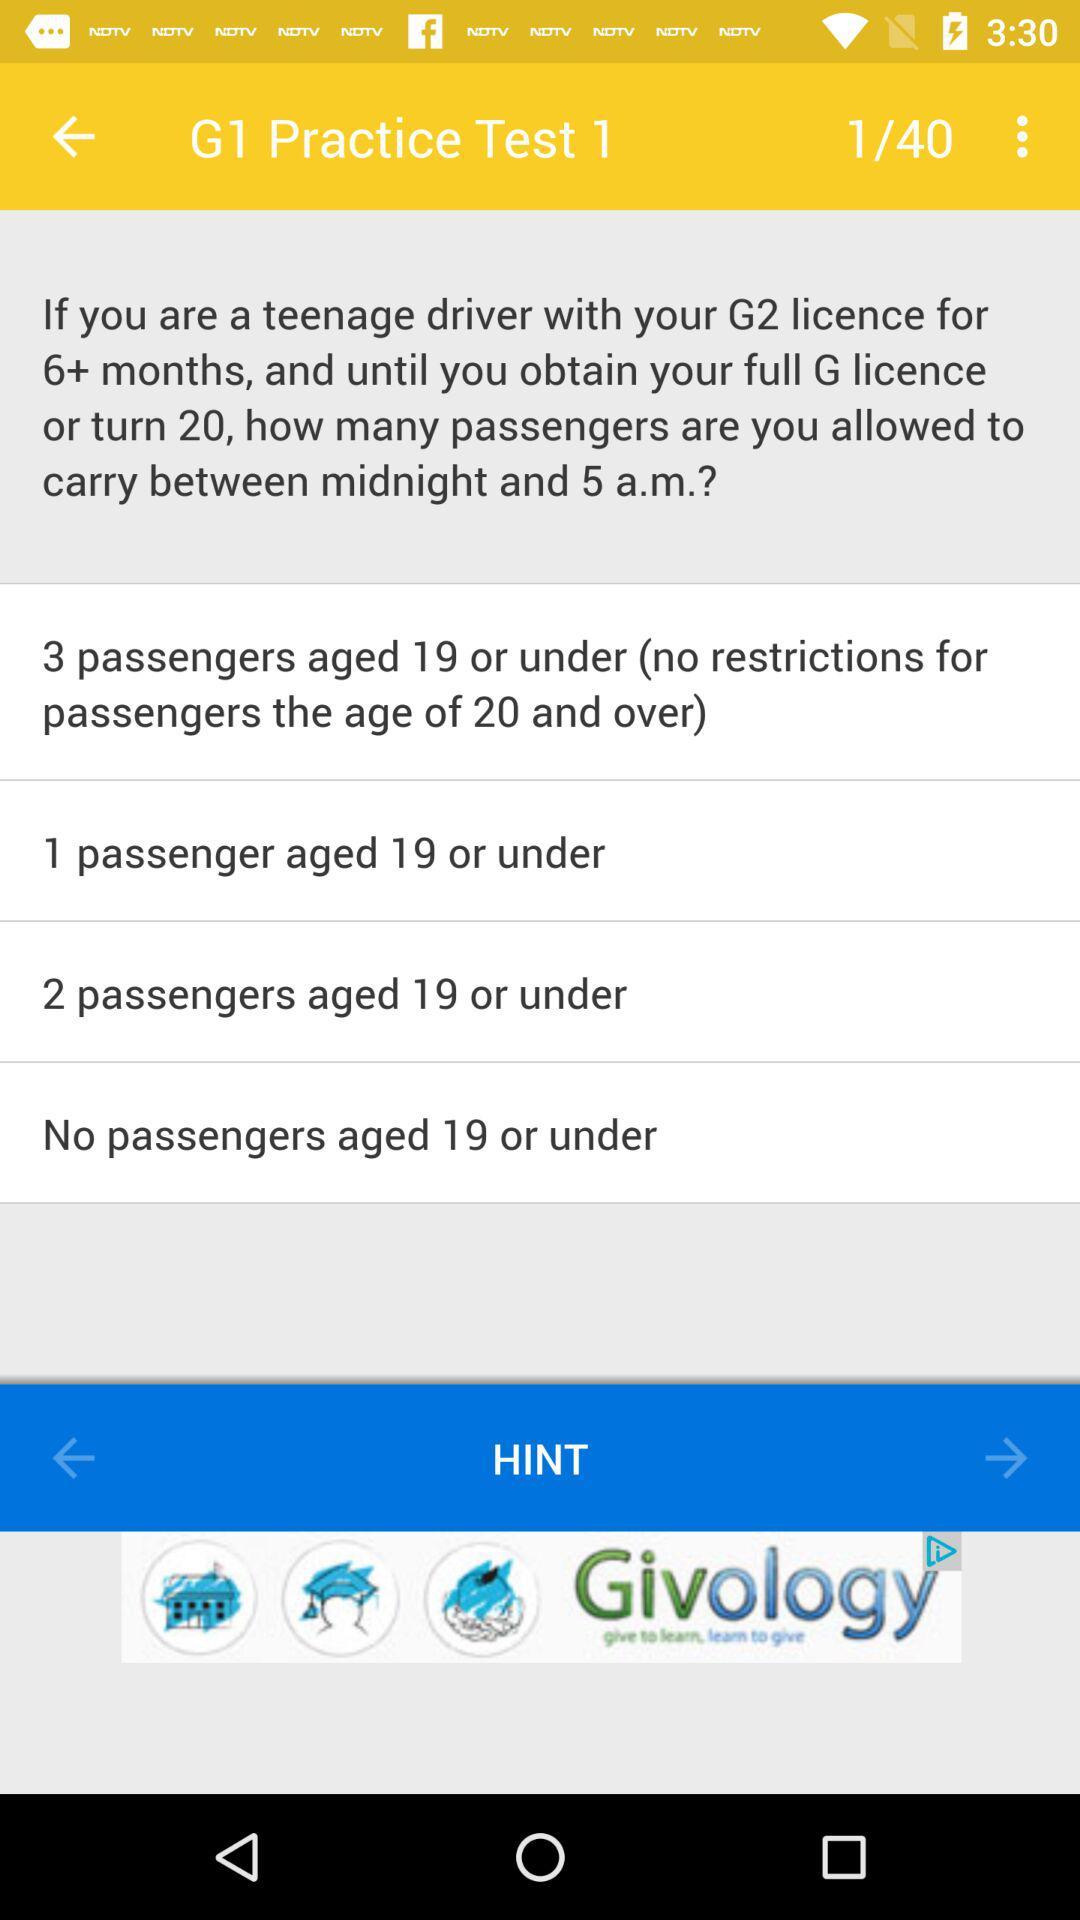  What do you see at coordinates (1006, 1458) in the screenshot?
I see `the arrow_forward icon` at bounding box center [1006, 1458].